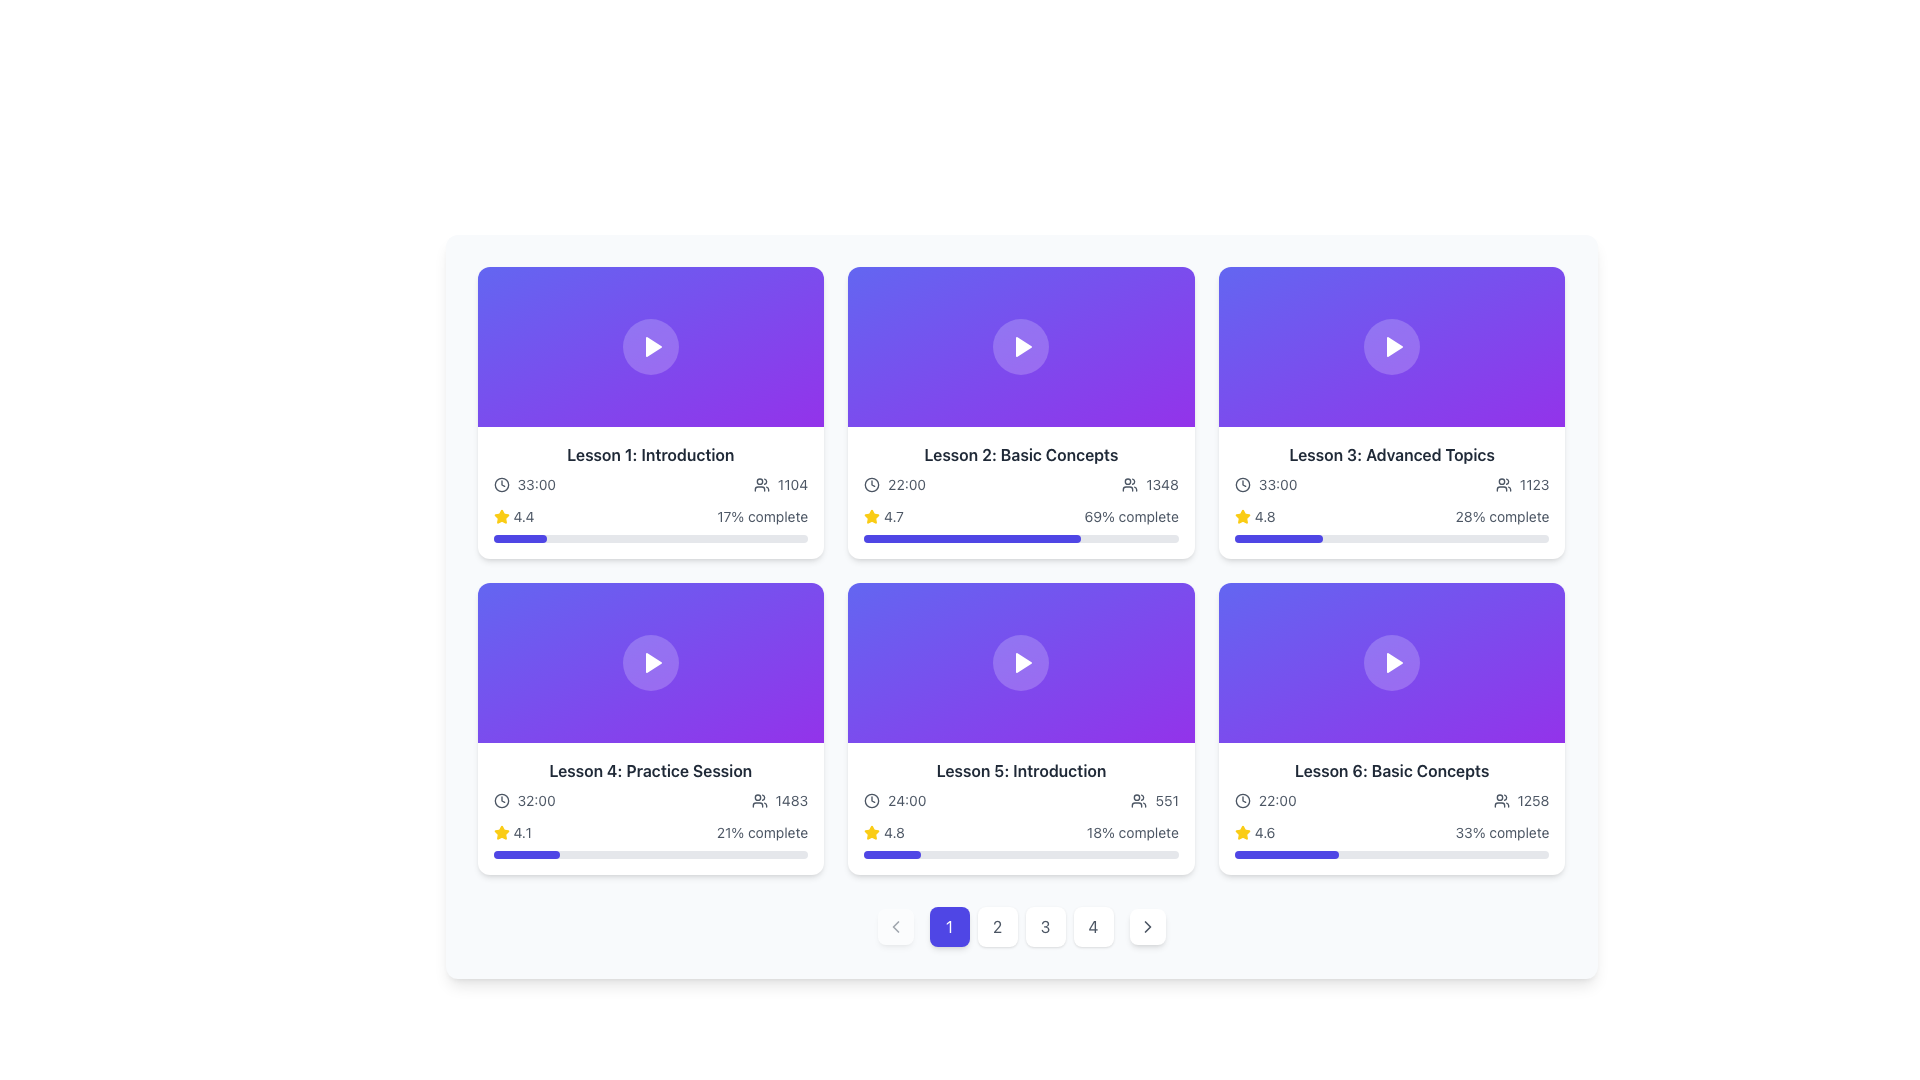 This screenshot has height=1080, width=1920. Describe the element at coordinates (650, 800) in the screenshot. I see `the visual metadata display element showing lesson duration ('32:00') and participant count ('1483') located below the title 'Lesson 4: Practice Session'` at that location.